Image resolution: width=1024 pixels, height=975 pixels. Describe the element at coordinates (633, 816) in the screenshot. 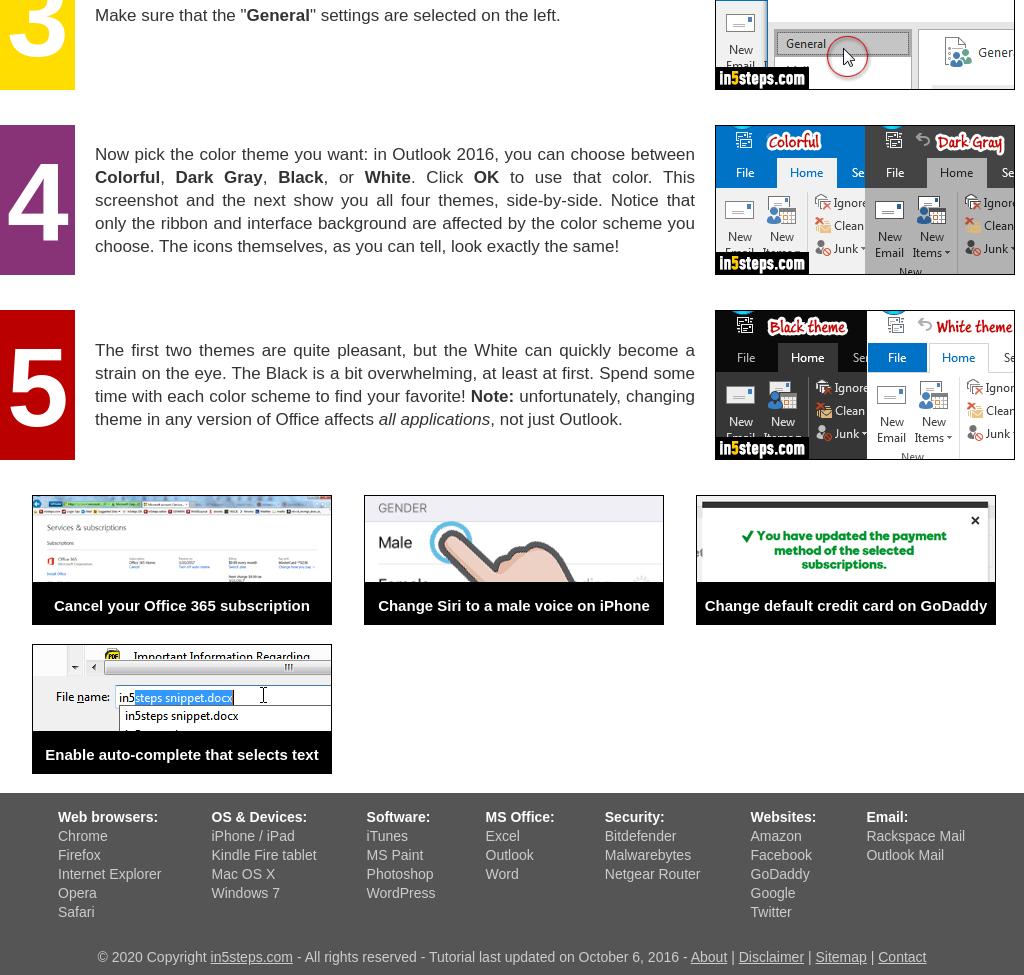

I see `'Security:'` at that location.